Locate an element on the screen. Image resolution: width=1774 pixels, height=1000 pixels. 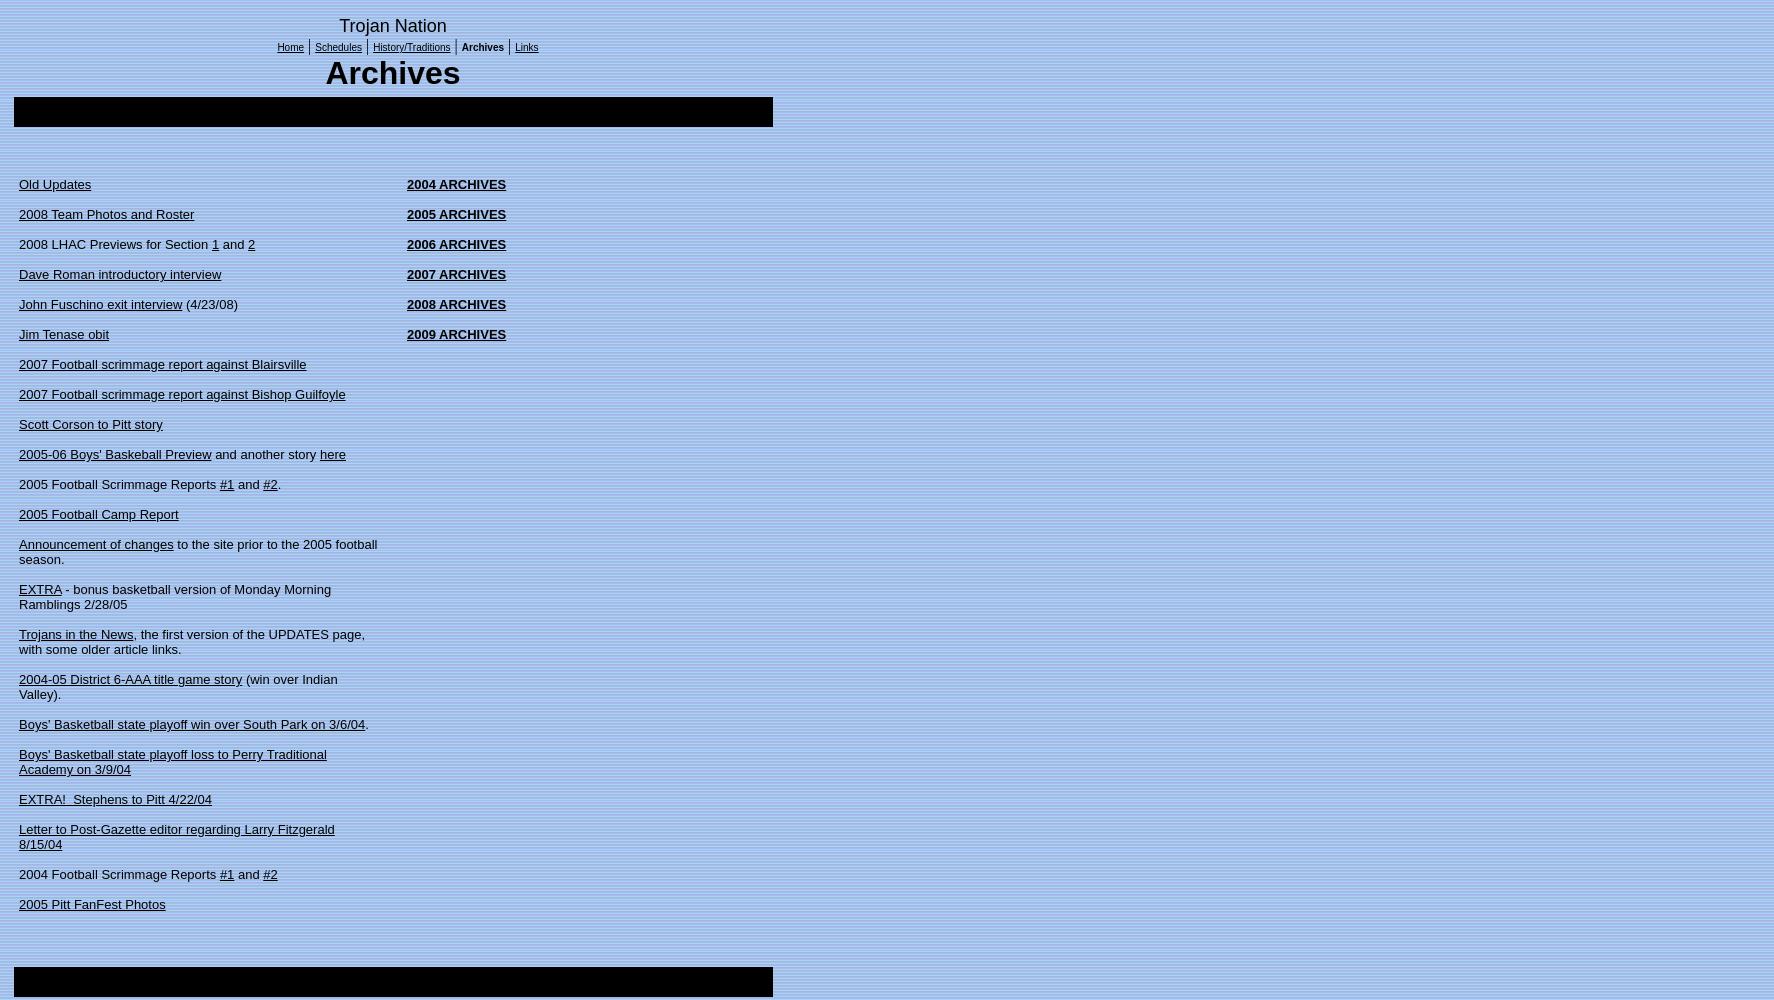
'Dave Roman introductory interview' is located at coordinates (119, 274).